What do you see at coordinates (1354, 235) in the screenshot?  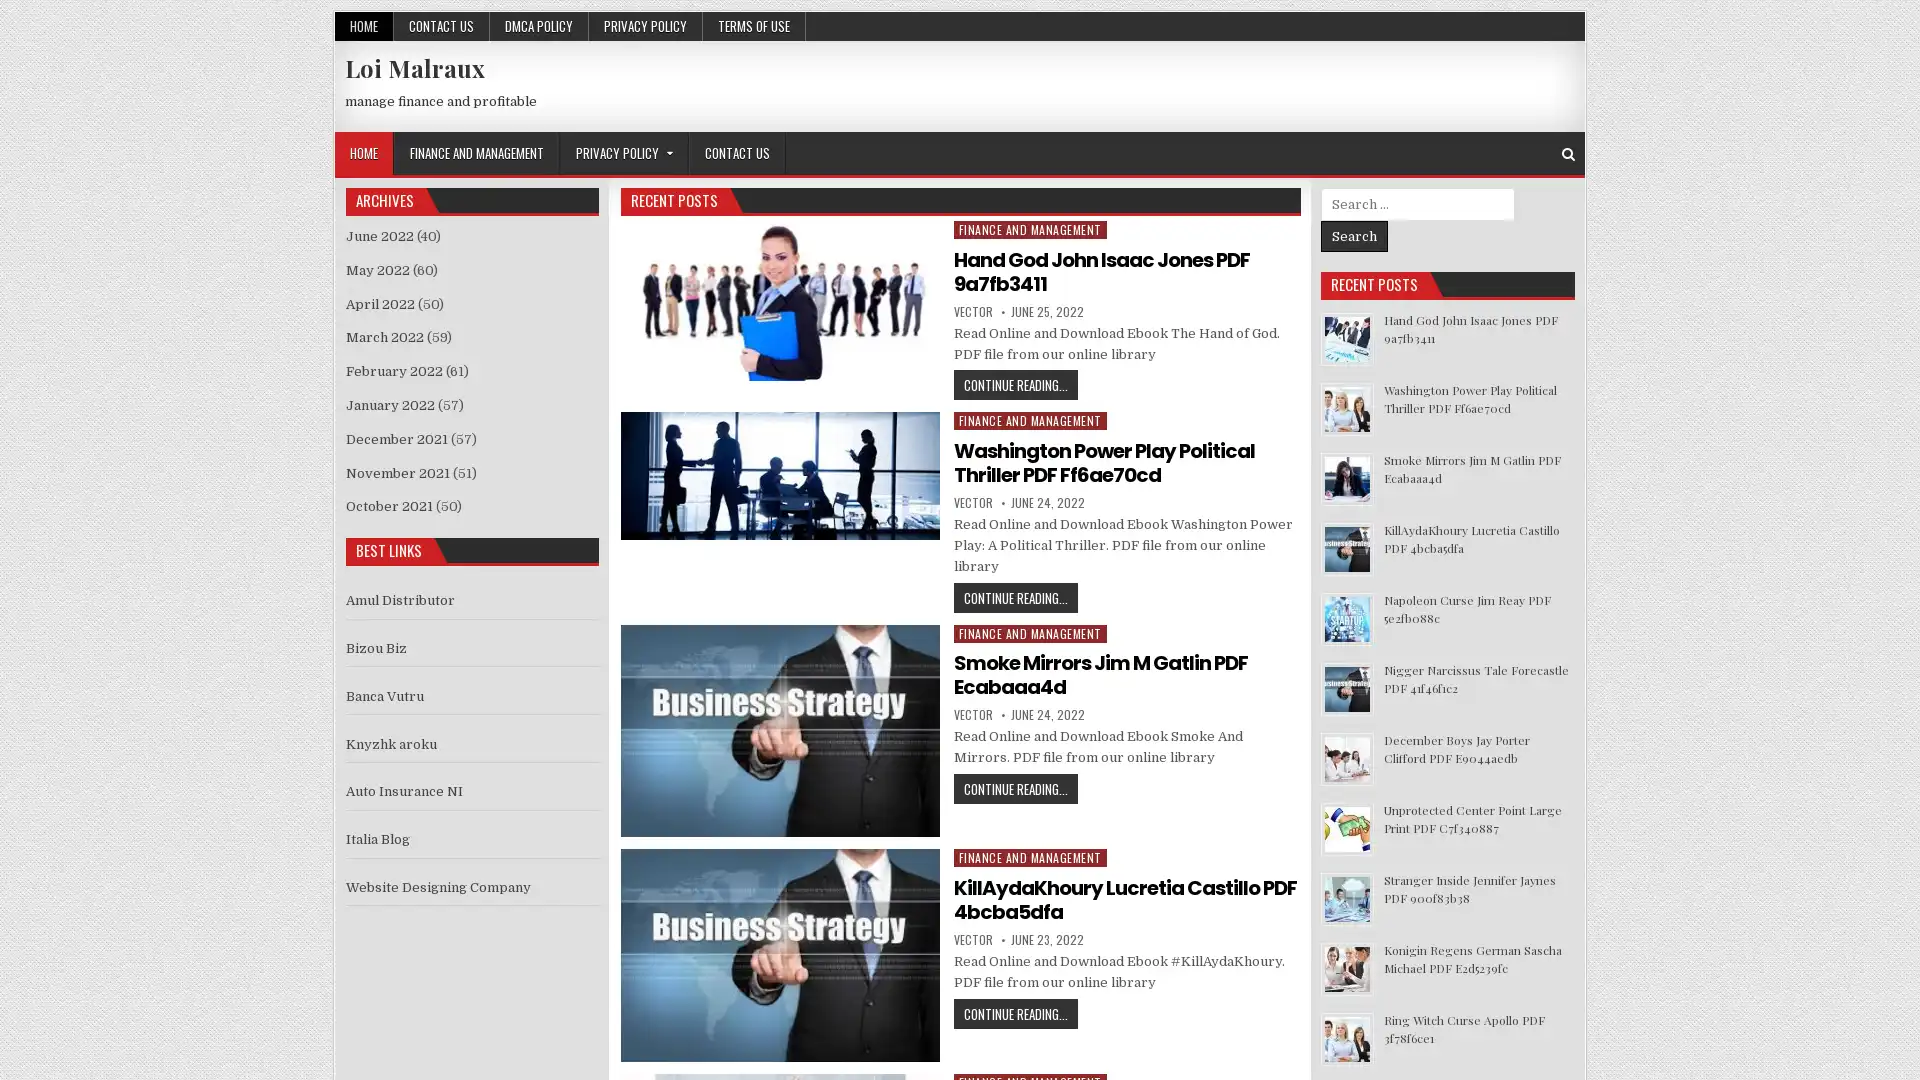 I see `Search` at bounding box center [1354, 235].